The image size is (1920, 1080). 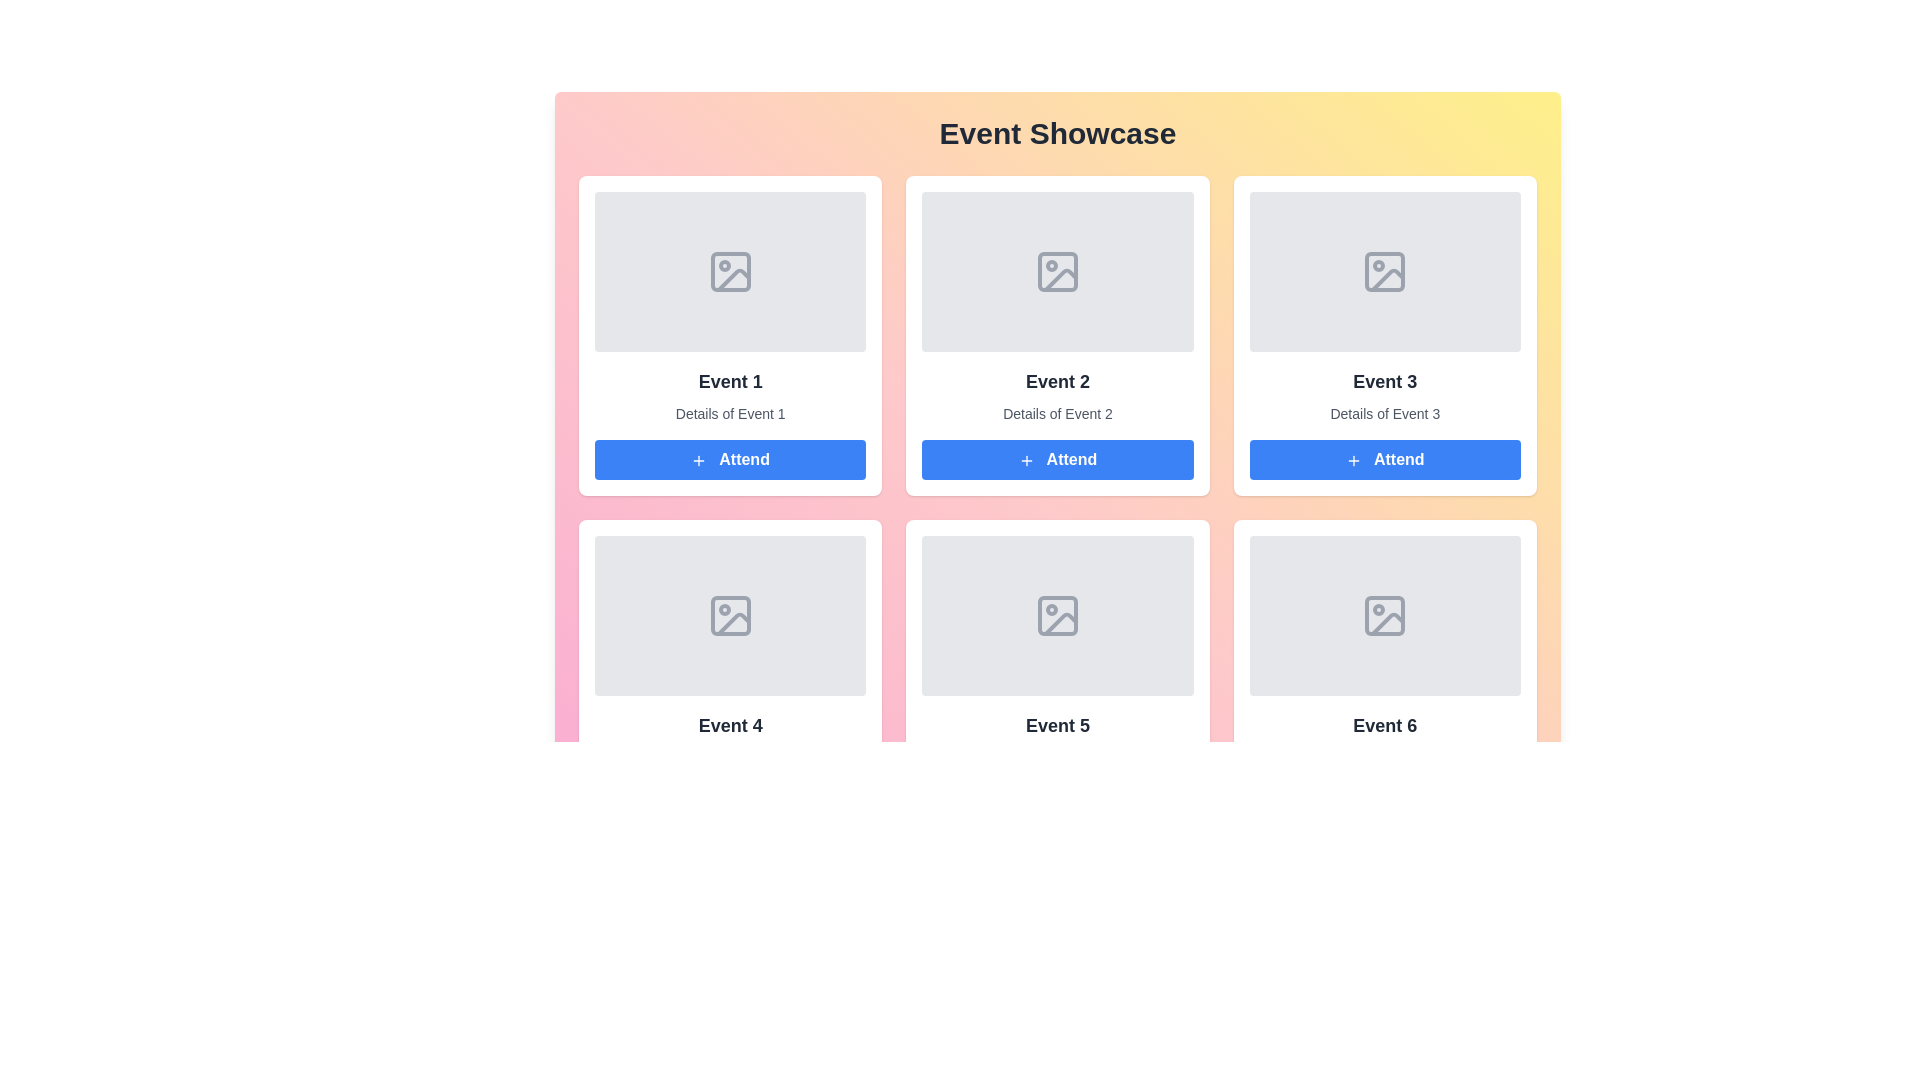 What do you see at coordinates (1384, 272) in the screenshot?
I see `the Image placeholder area, which is a rounded rectangular light gray area with a centered image placeholder icon, located at the top section of the card labeled 'Event 3' in the Event Showcase grid` at bounding box center [1384, 272].